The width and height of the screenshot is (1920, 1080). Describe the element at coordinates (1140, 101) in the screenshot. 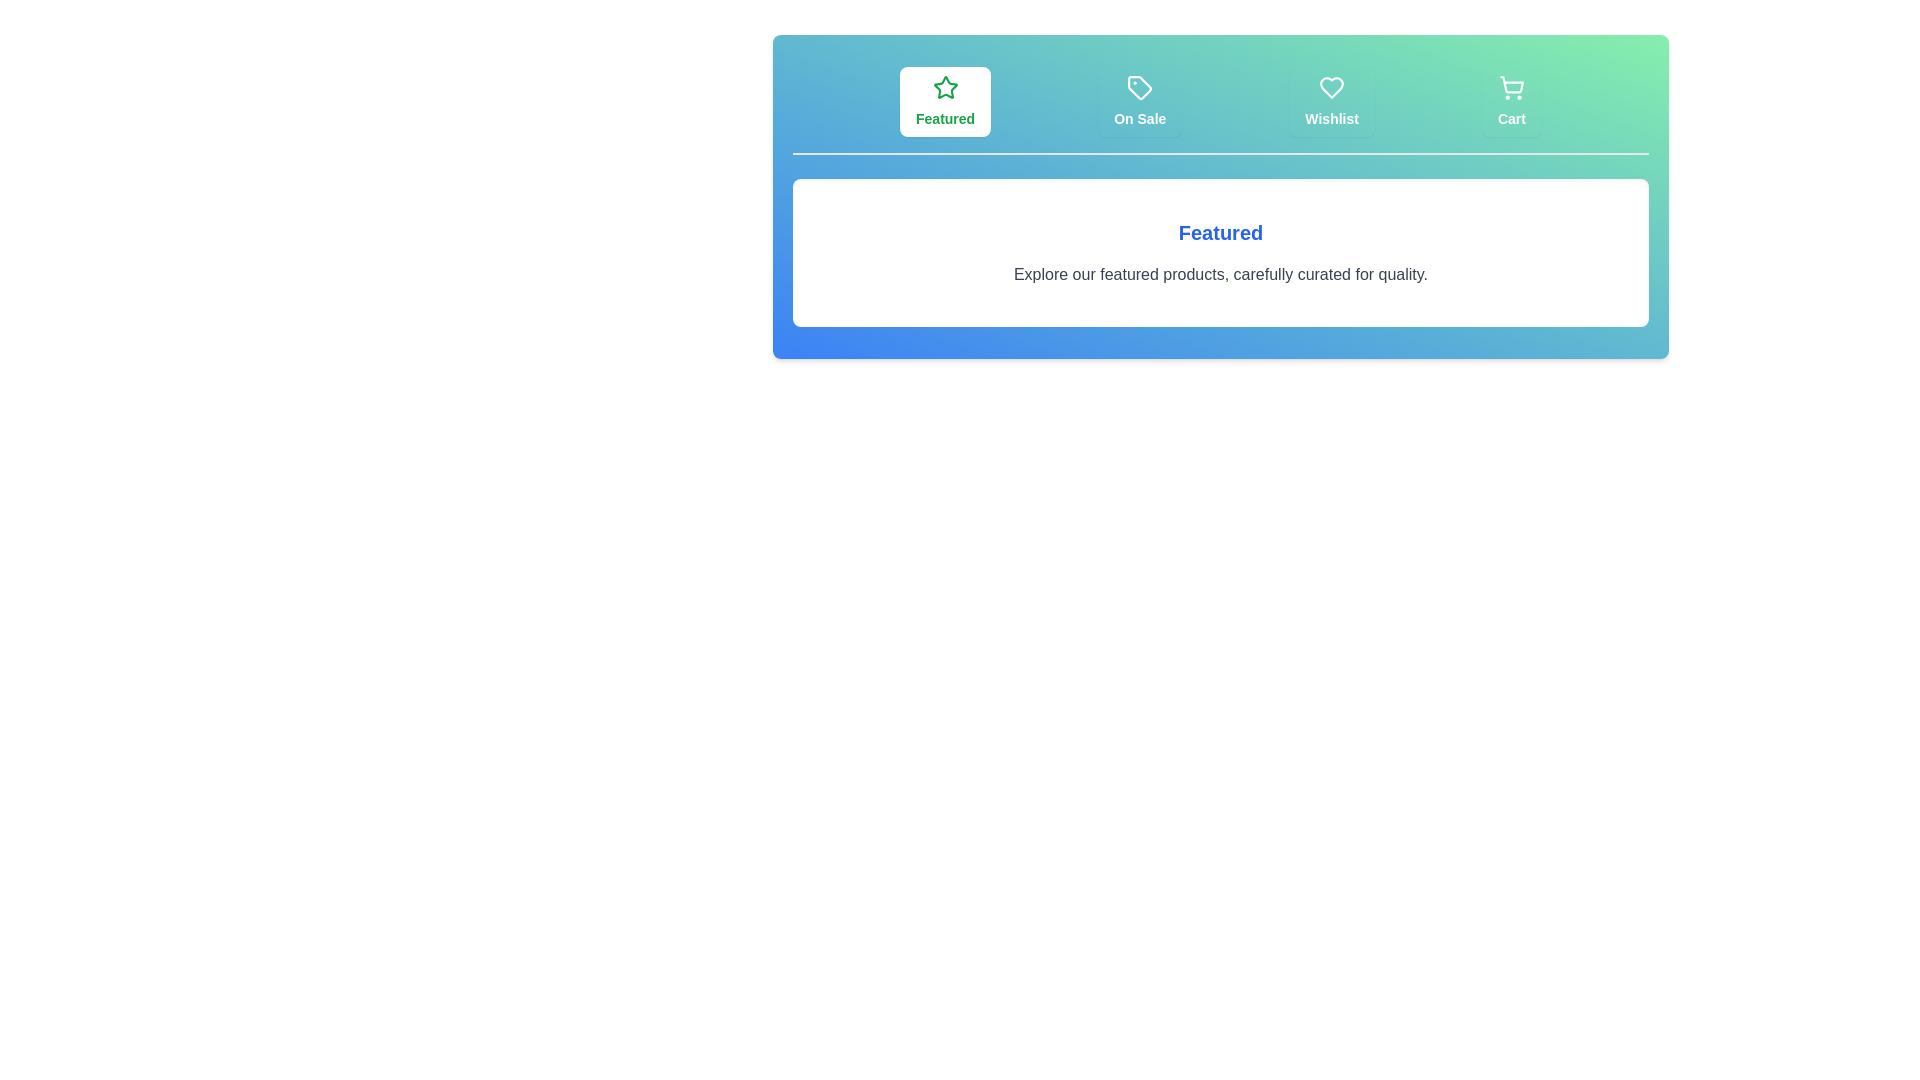

I see `the tab labeled On Sale to switch the view` at that location.